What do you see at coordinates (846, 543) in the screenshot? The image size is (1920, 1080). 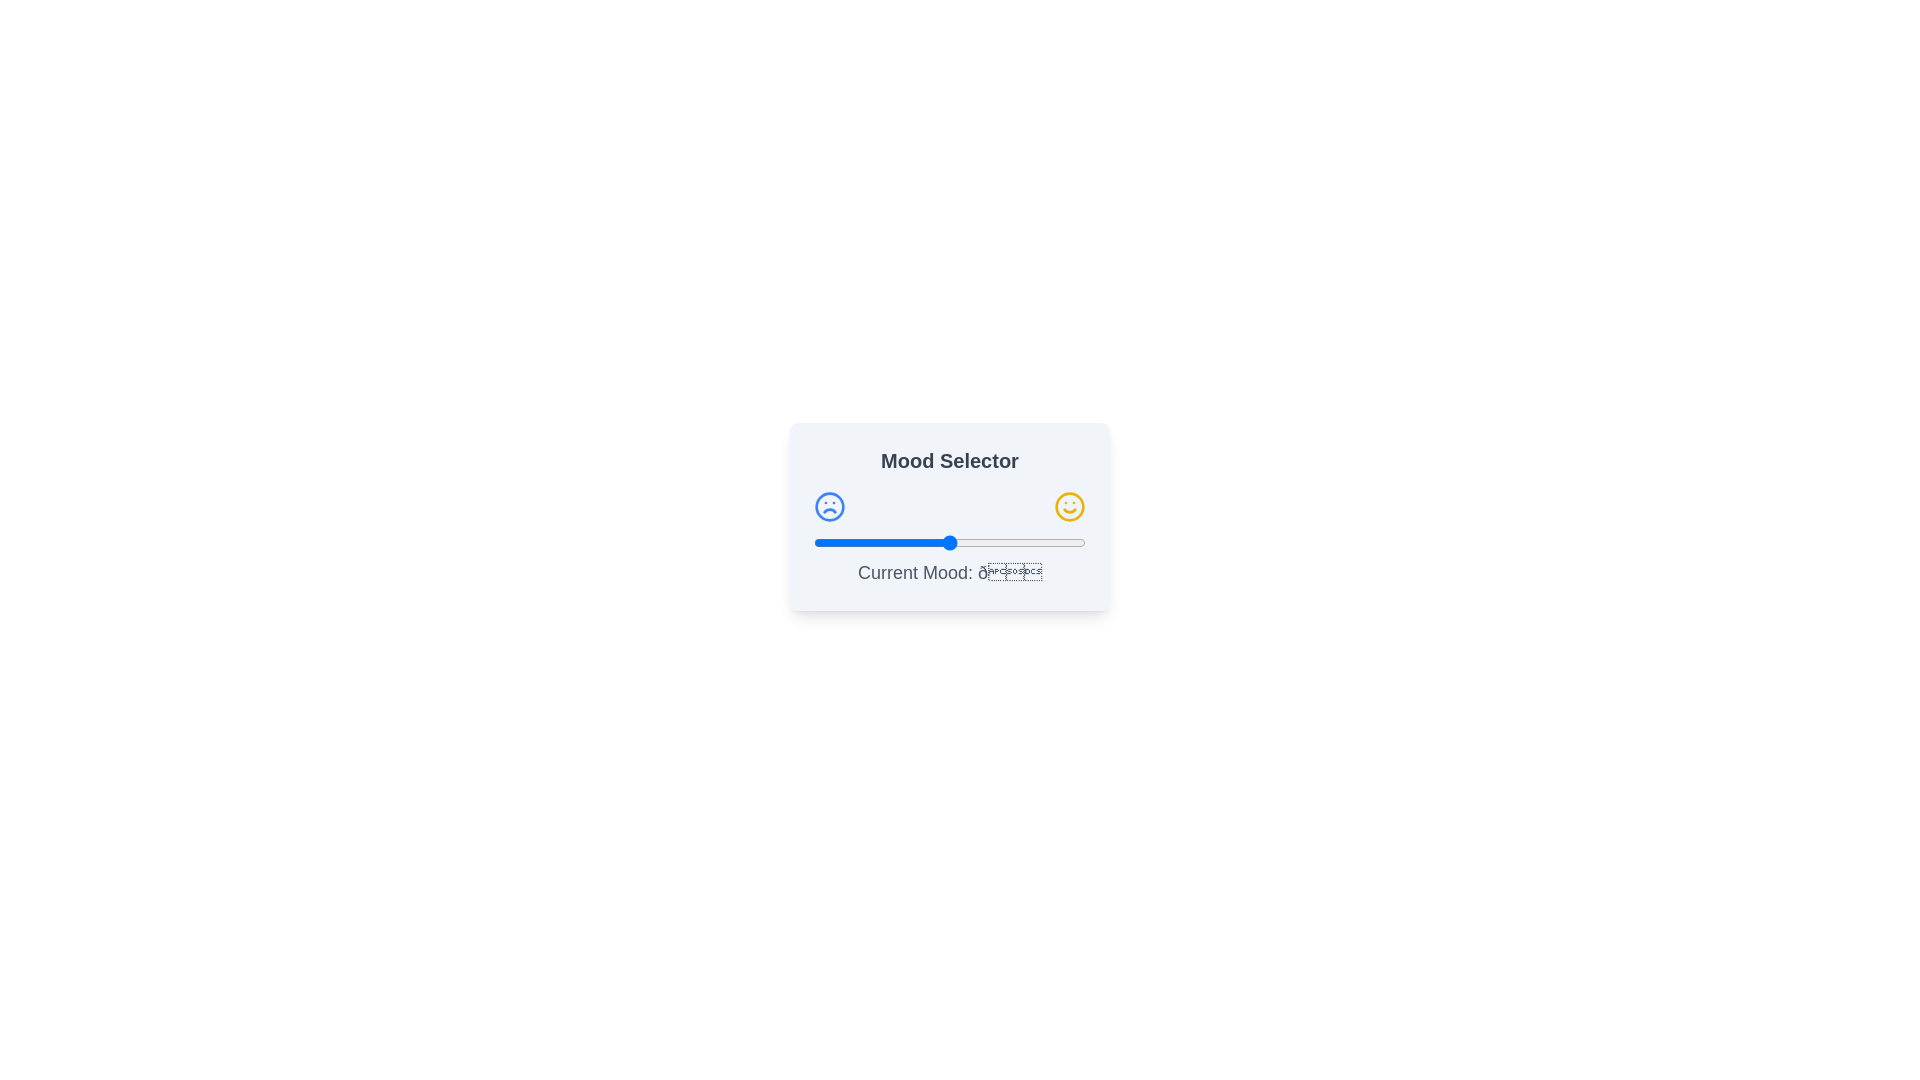 I see `the slider to set the mood value to 12` at bounding box center [846, 543].